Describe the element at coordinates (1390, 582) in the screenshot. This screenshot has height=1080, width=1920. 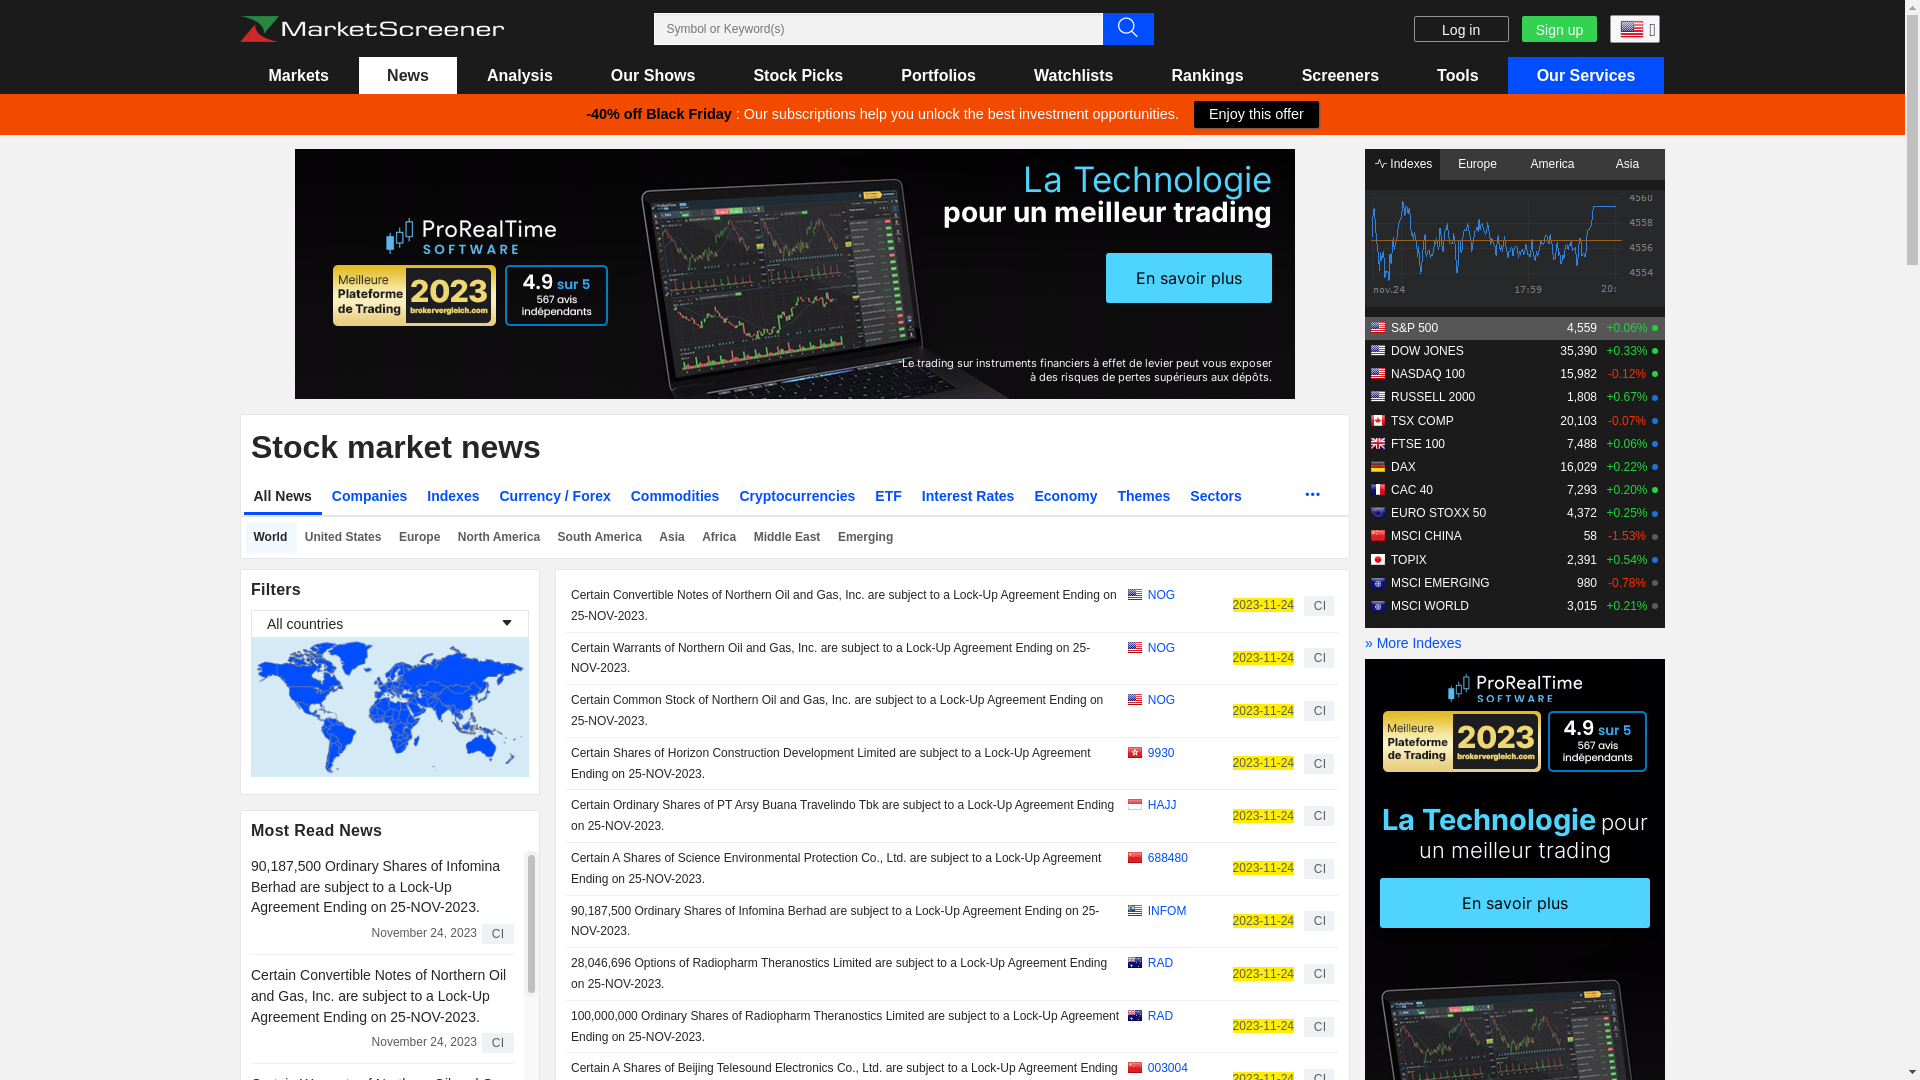
I see `'MSCI EMERGING'` at that location.